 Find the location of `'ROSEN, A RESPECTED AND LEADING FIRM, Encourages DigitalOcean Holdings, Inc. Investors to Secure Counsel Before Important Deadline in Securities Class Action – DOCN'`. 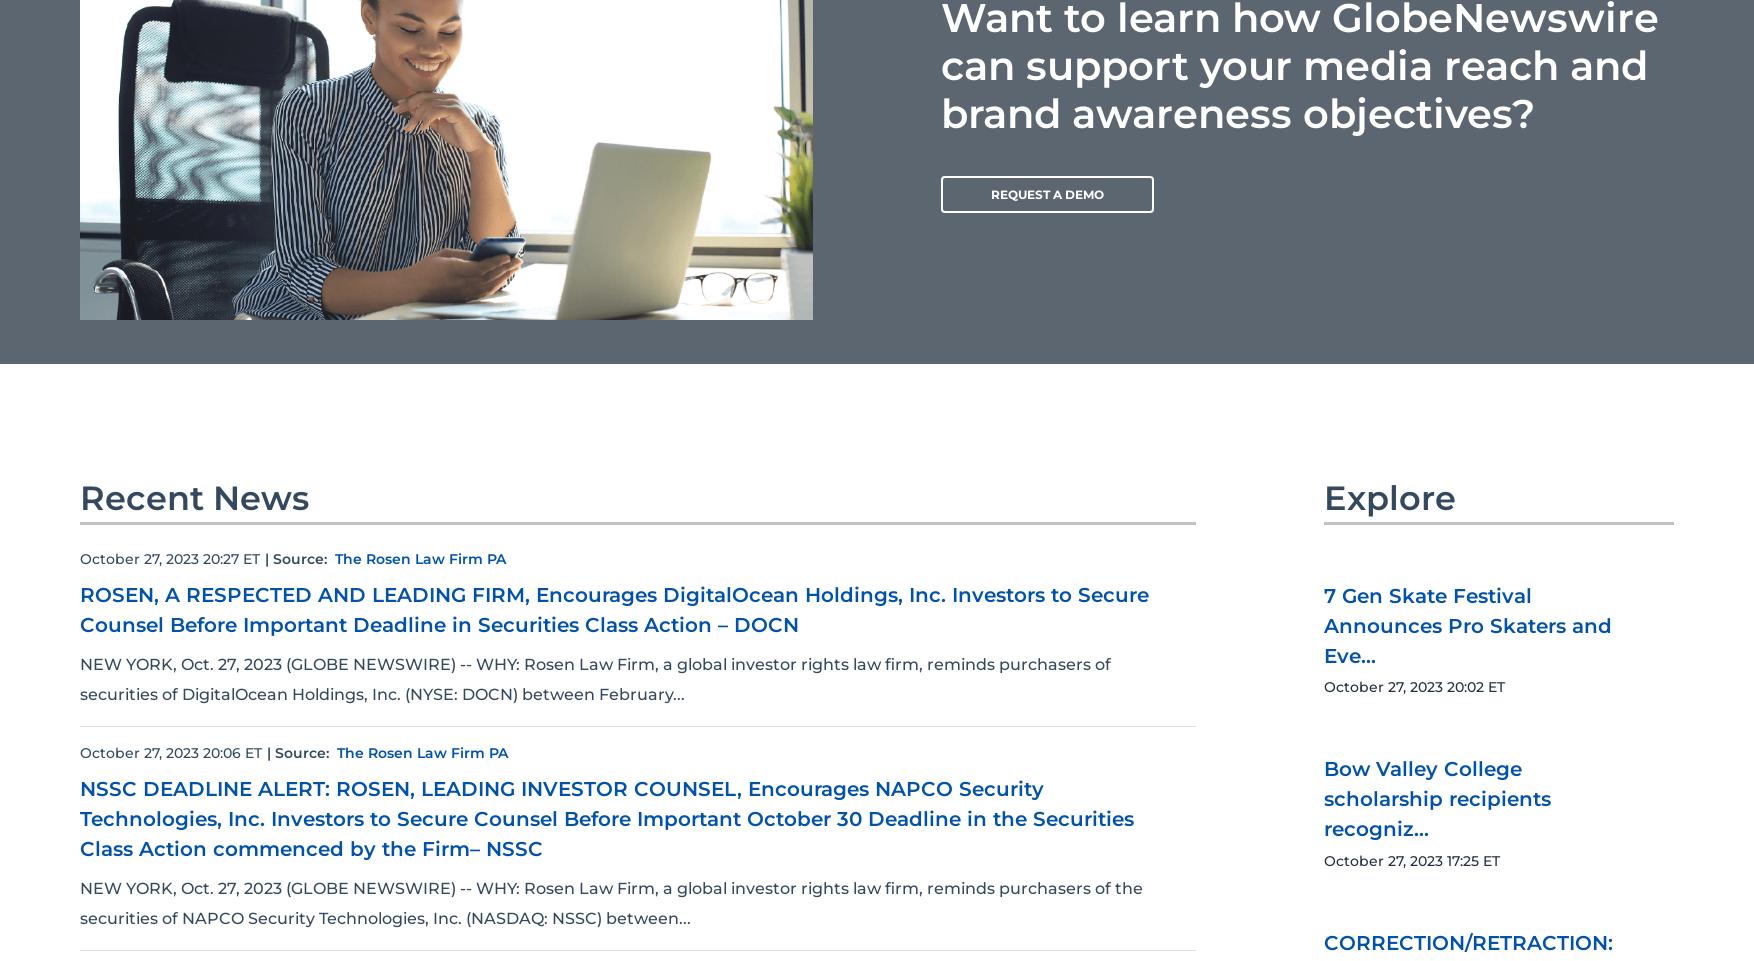

'ROSEN, A RESPECTED AND LEADING FIRM, Encourages DigitalOcean Holdings, Inc. Investors to Secure Counsel Before Important Deadline in Securities Class Action – DOCN' is located at coordinates (614, 608).